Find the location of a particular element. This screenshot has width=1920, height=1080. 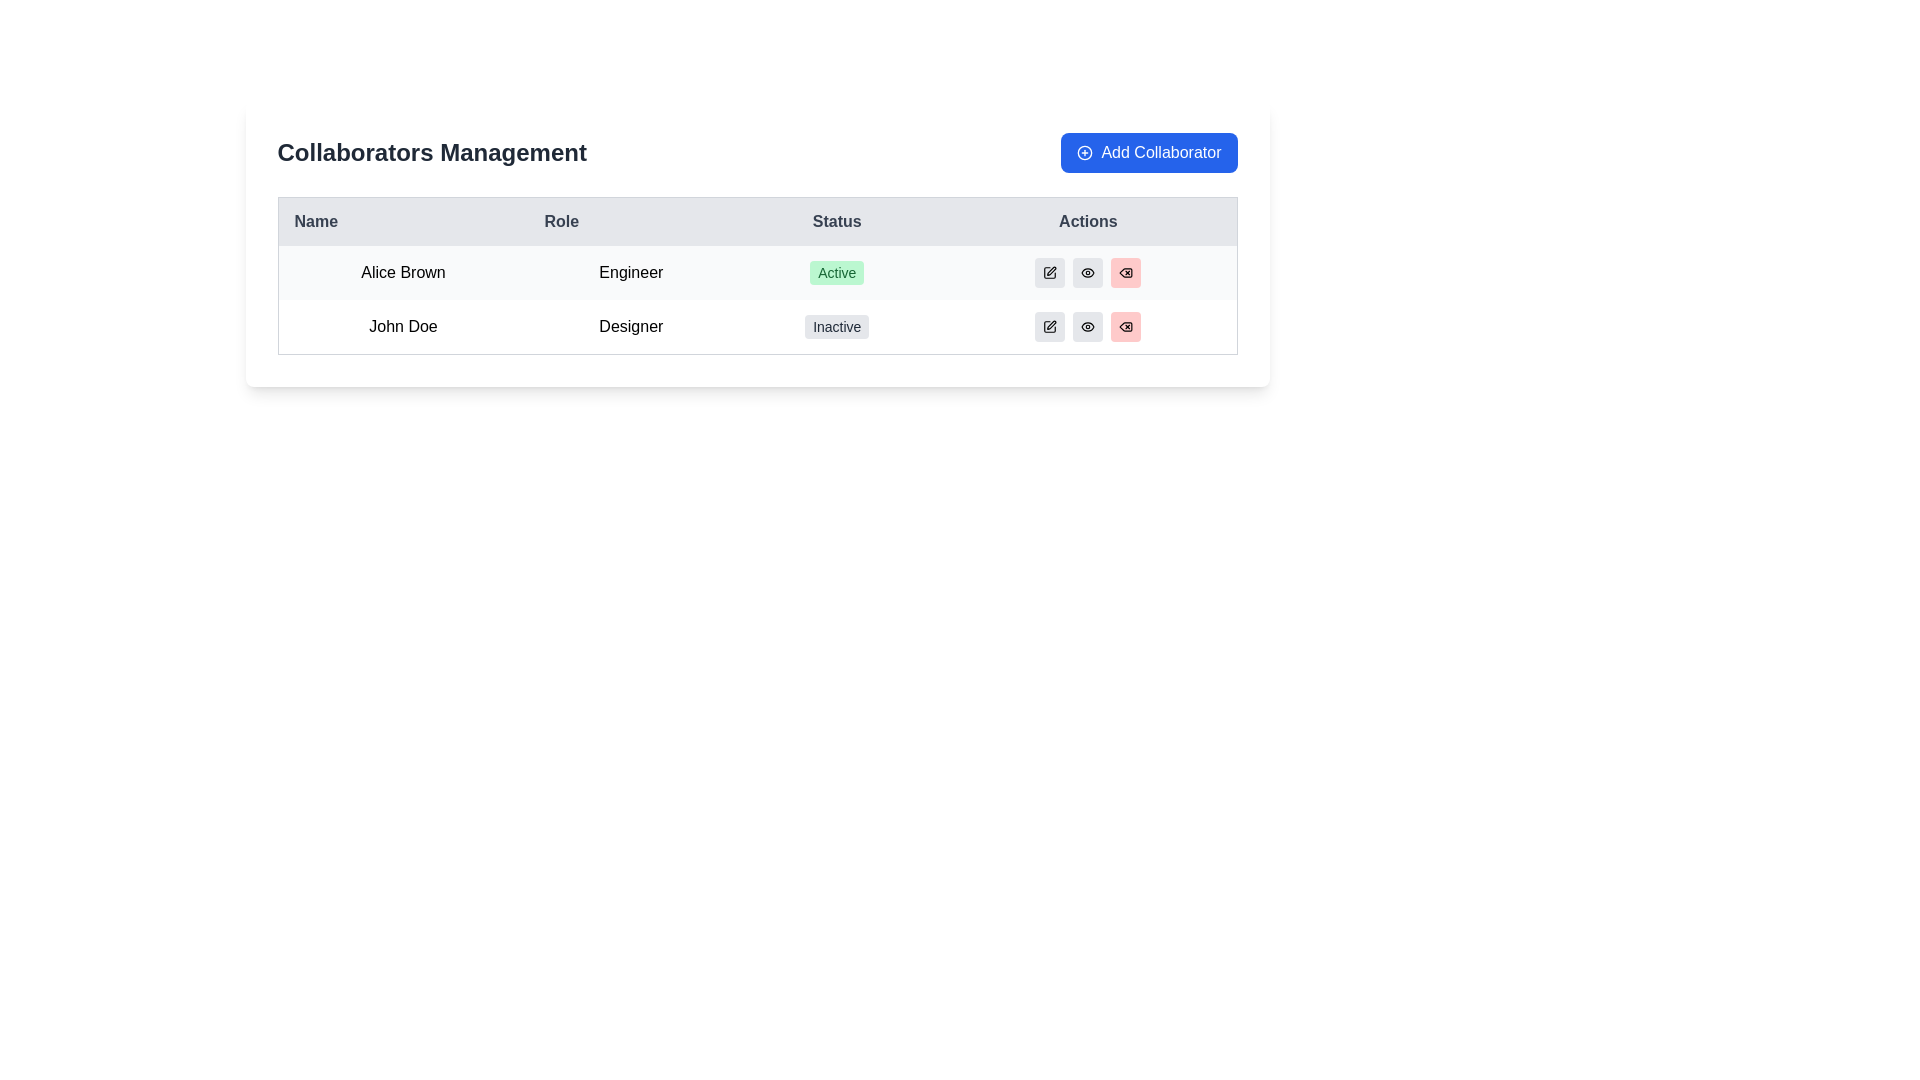

the edit button in the Actions column for the row representing 'Alice Brown' is located at coordinates (1049, 273).